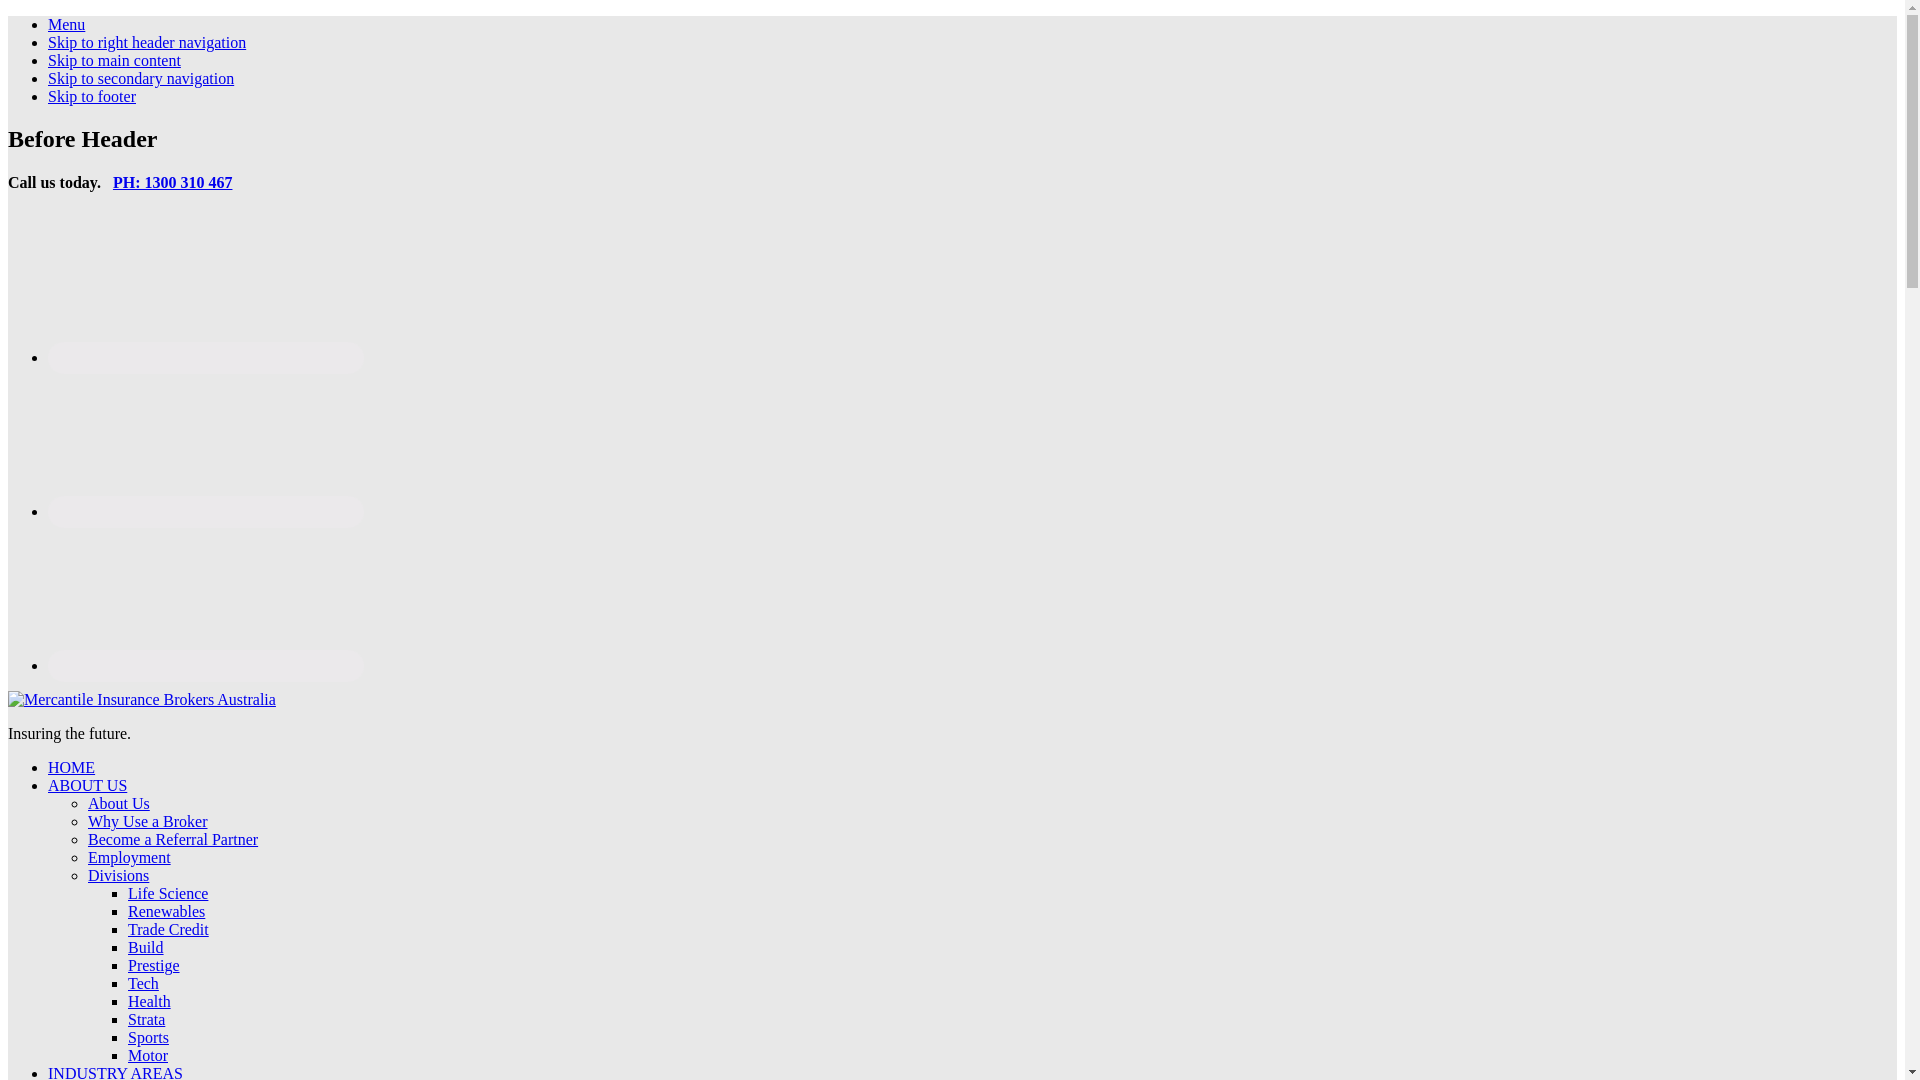  I want to click on 'Sports', so click(147, 1036).